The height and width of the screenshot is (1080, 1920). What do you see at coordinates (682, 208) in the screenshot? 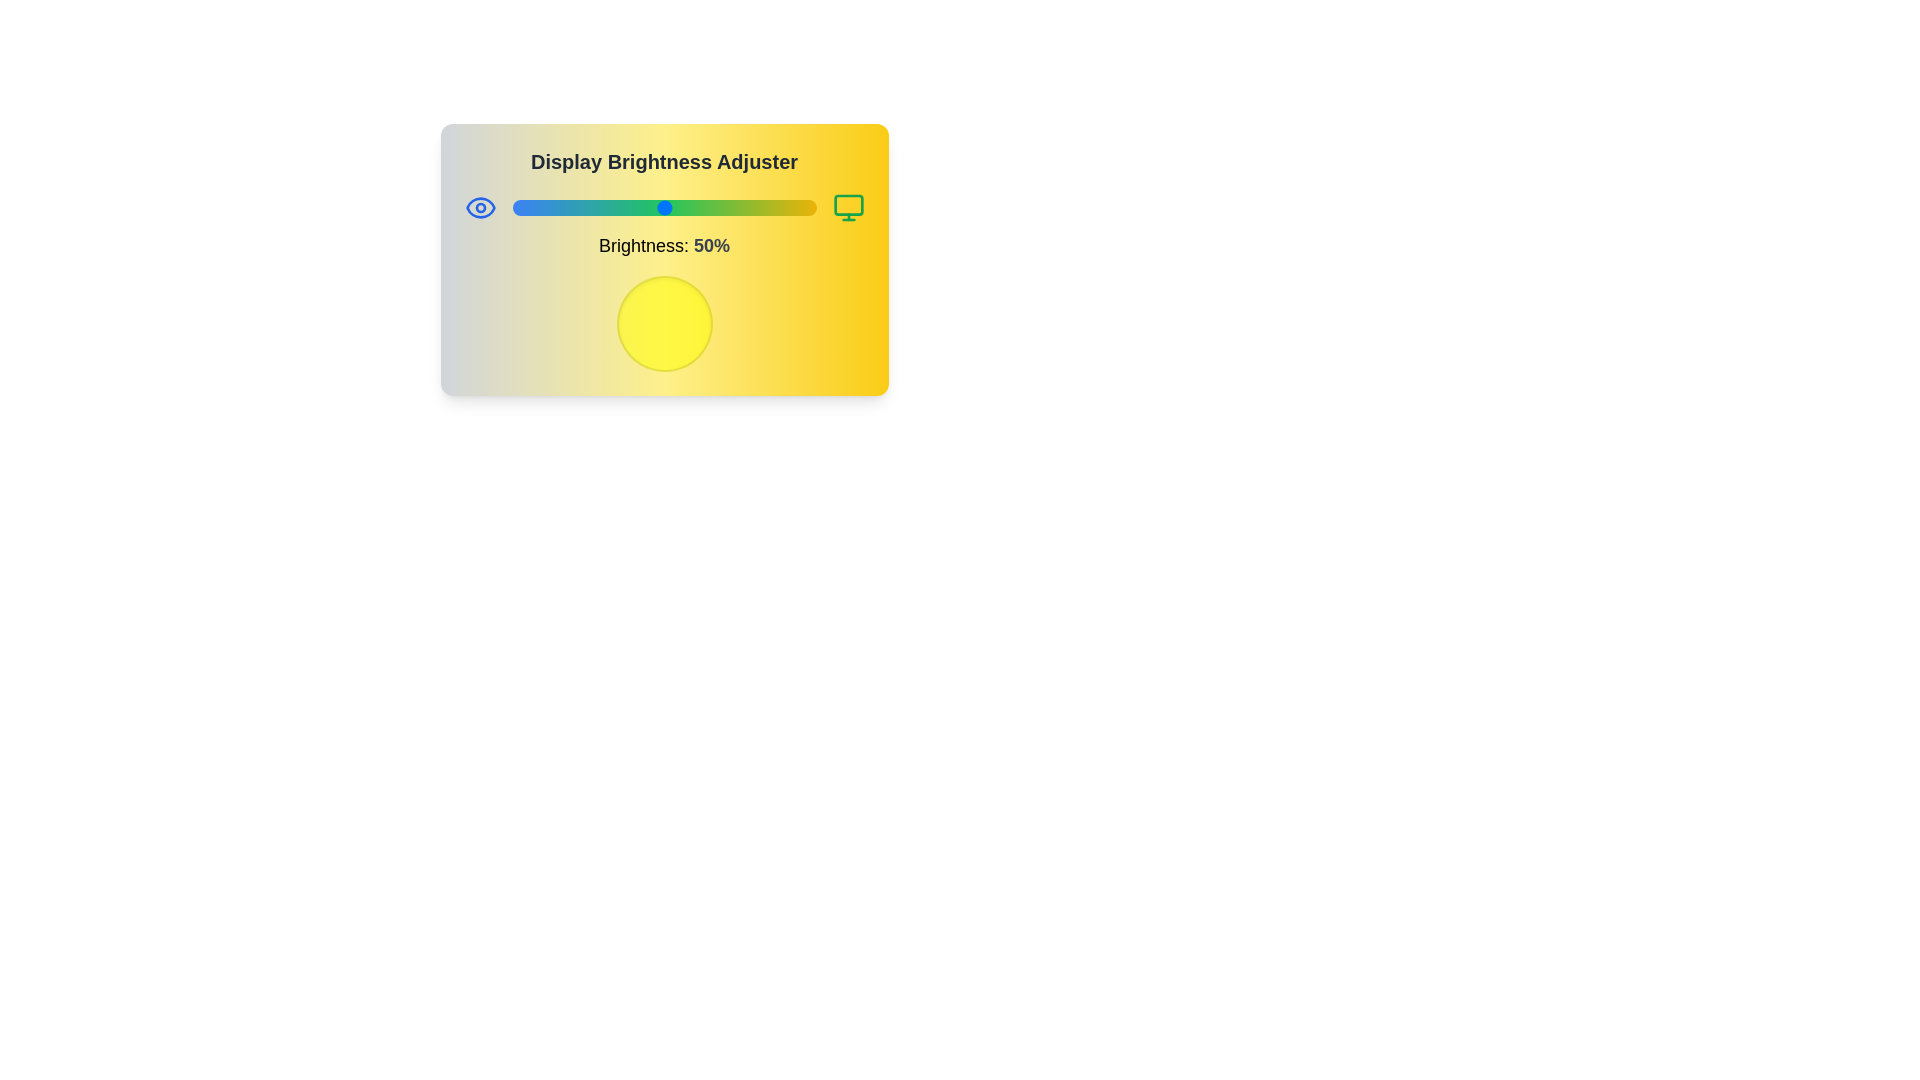
I see `the brightness to 56%` at bounding box center [682, 208].